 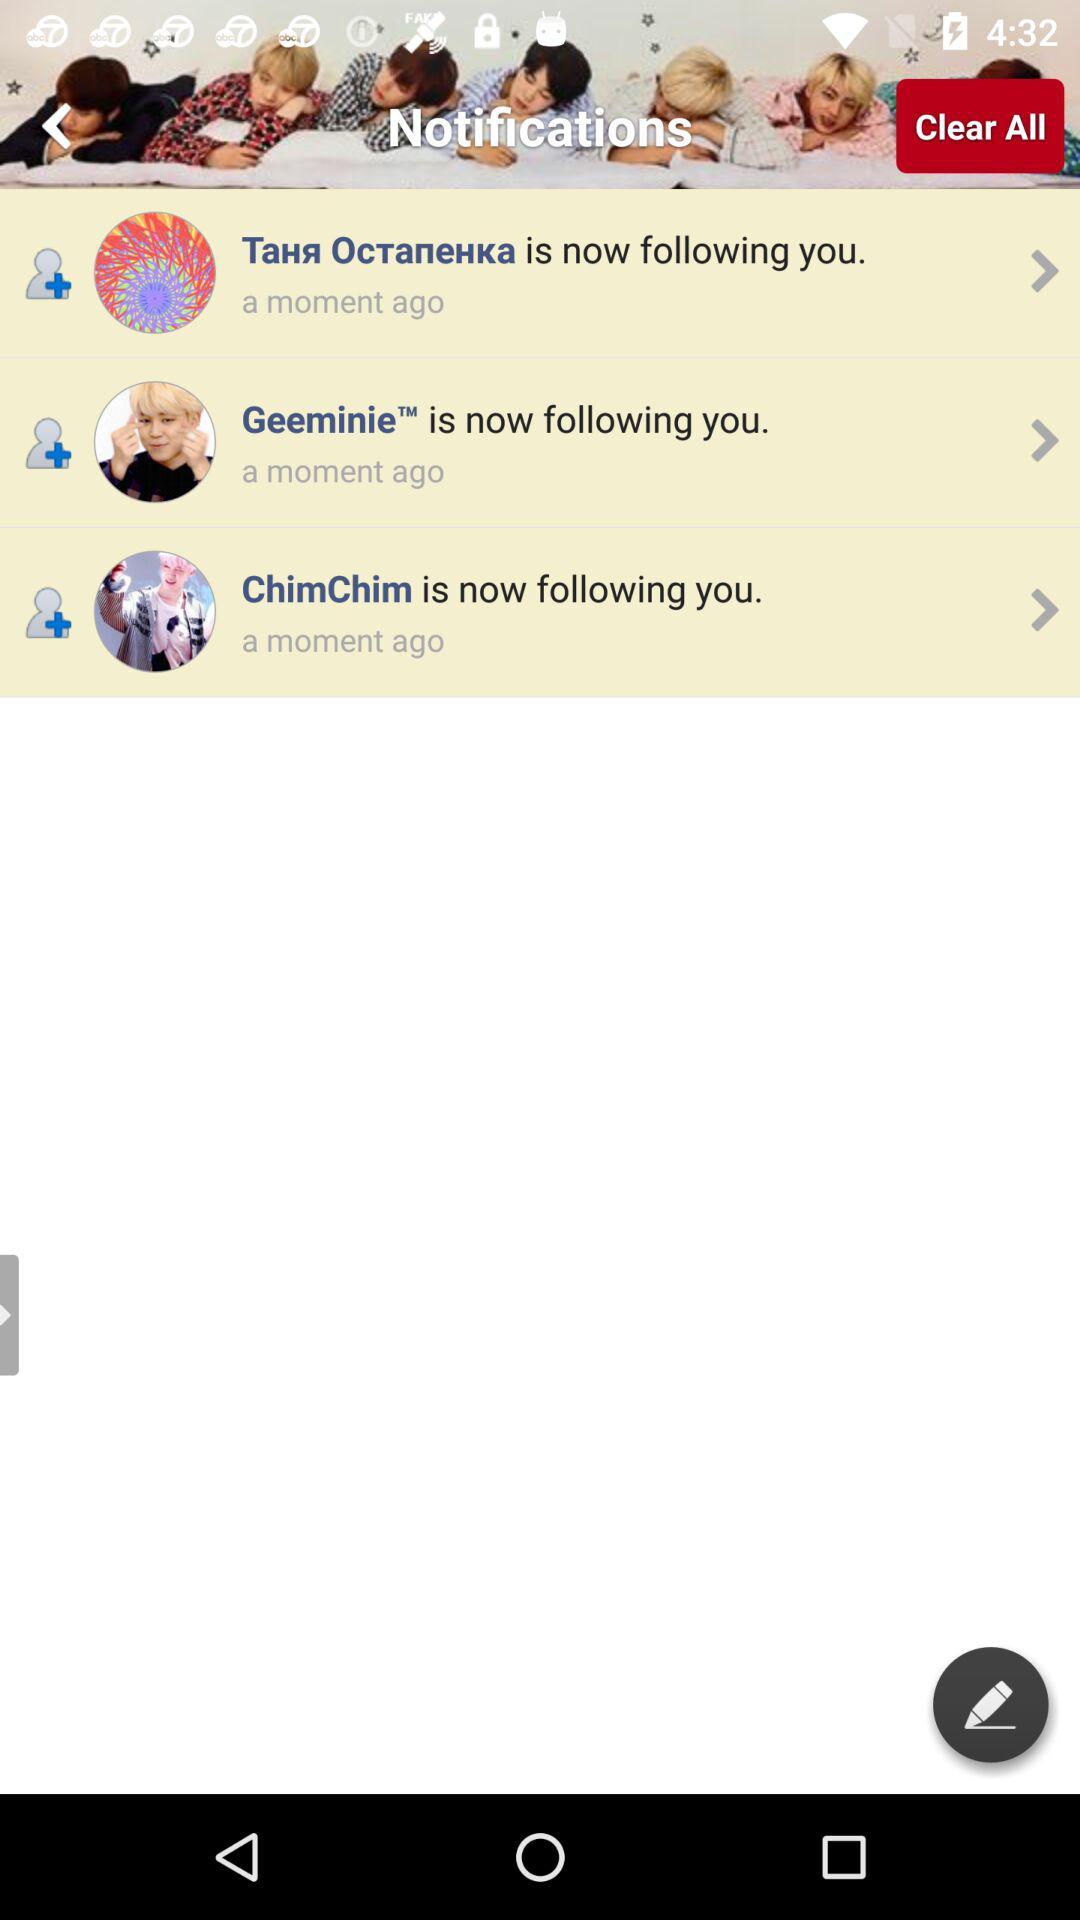 What do you see at coordinates (990, 1703) in the screenshot?
I see `write a message` at bounding box center [990, 1703].